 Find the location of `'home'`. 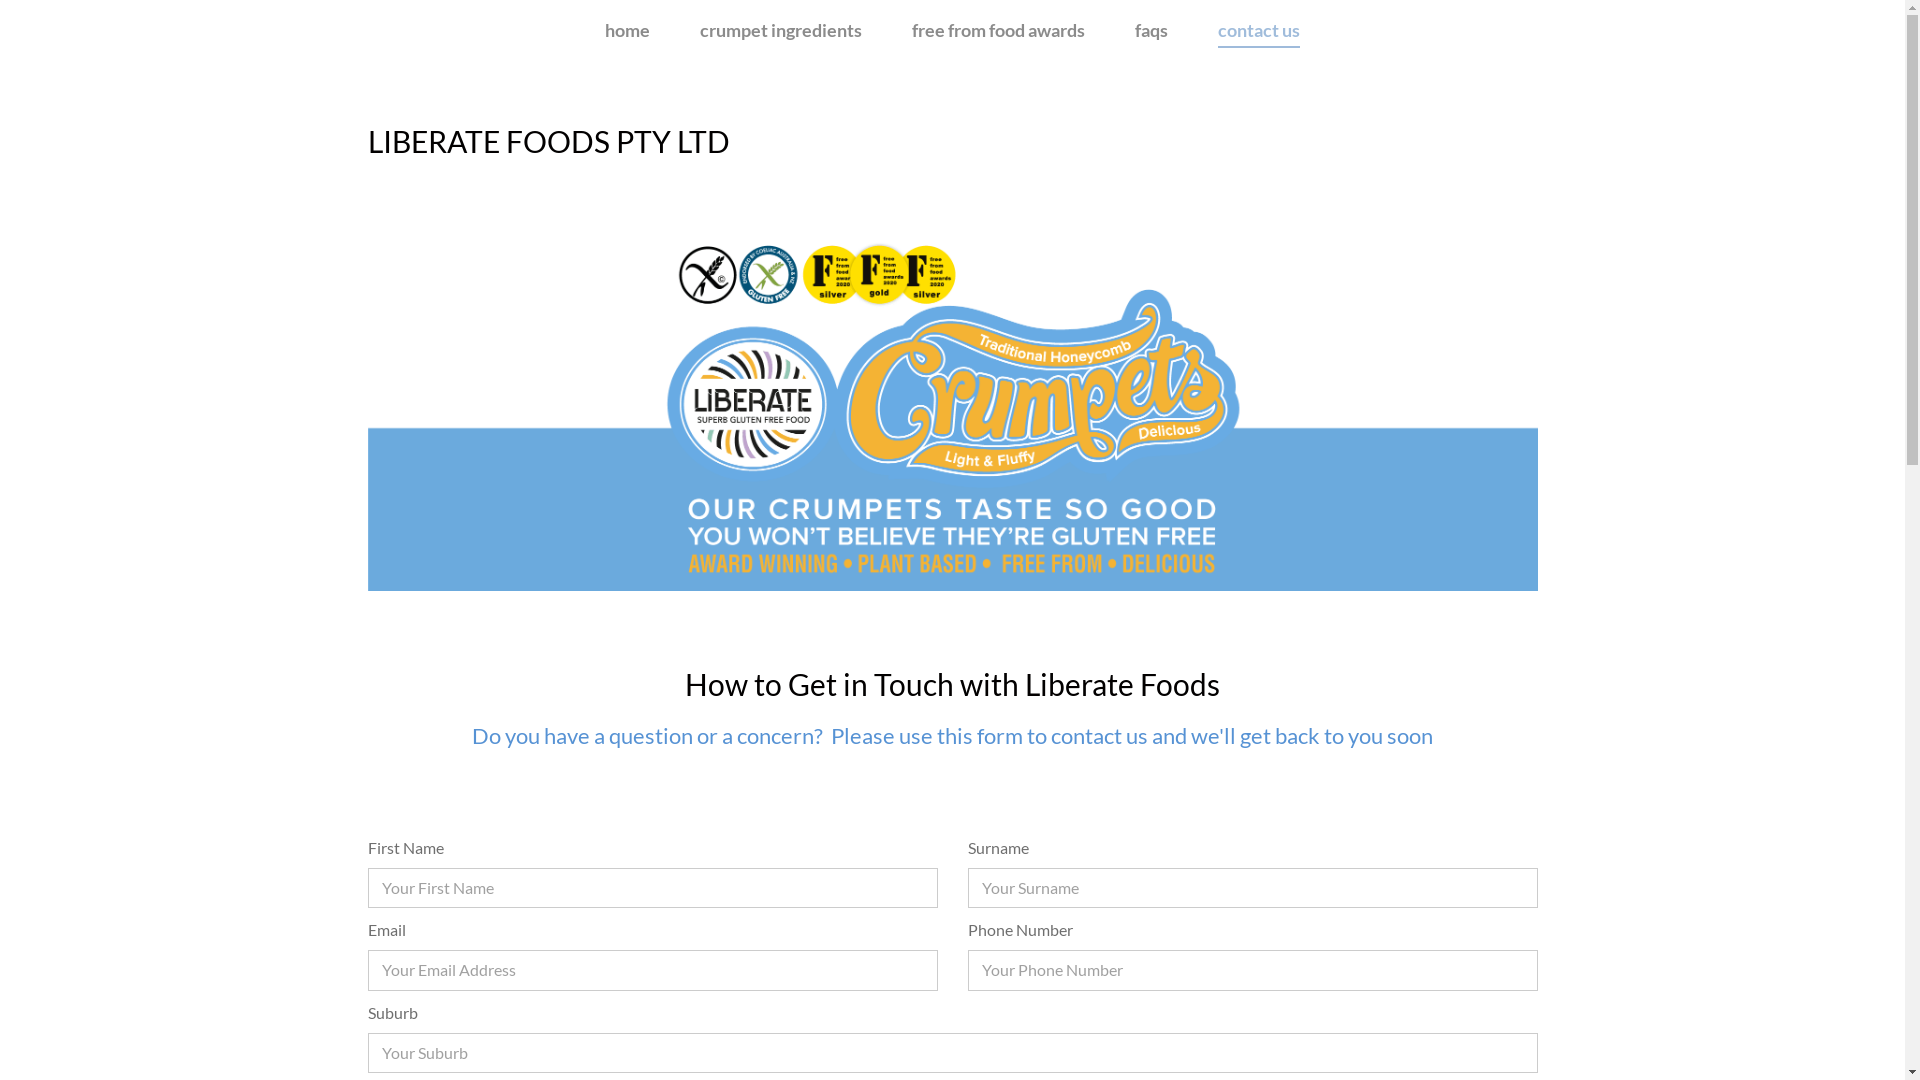

'home' is located at coordinates (626, 30).